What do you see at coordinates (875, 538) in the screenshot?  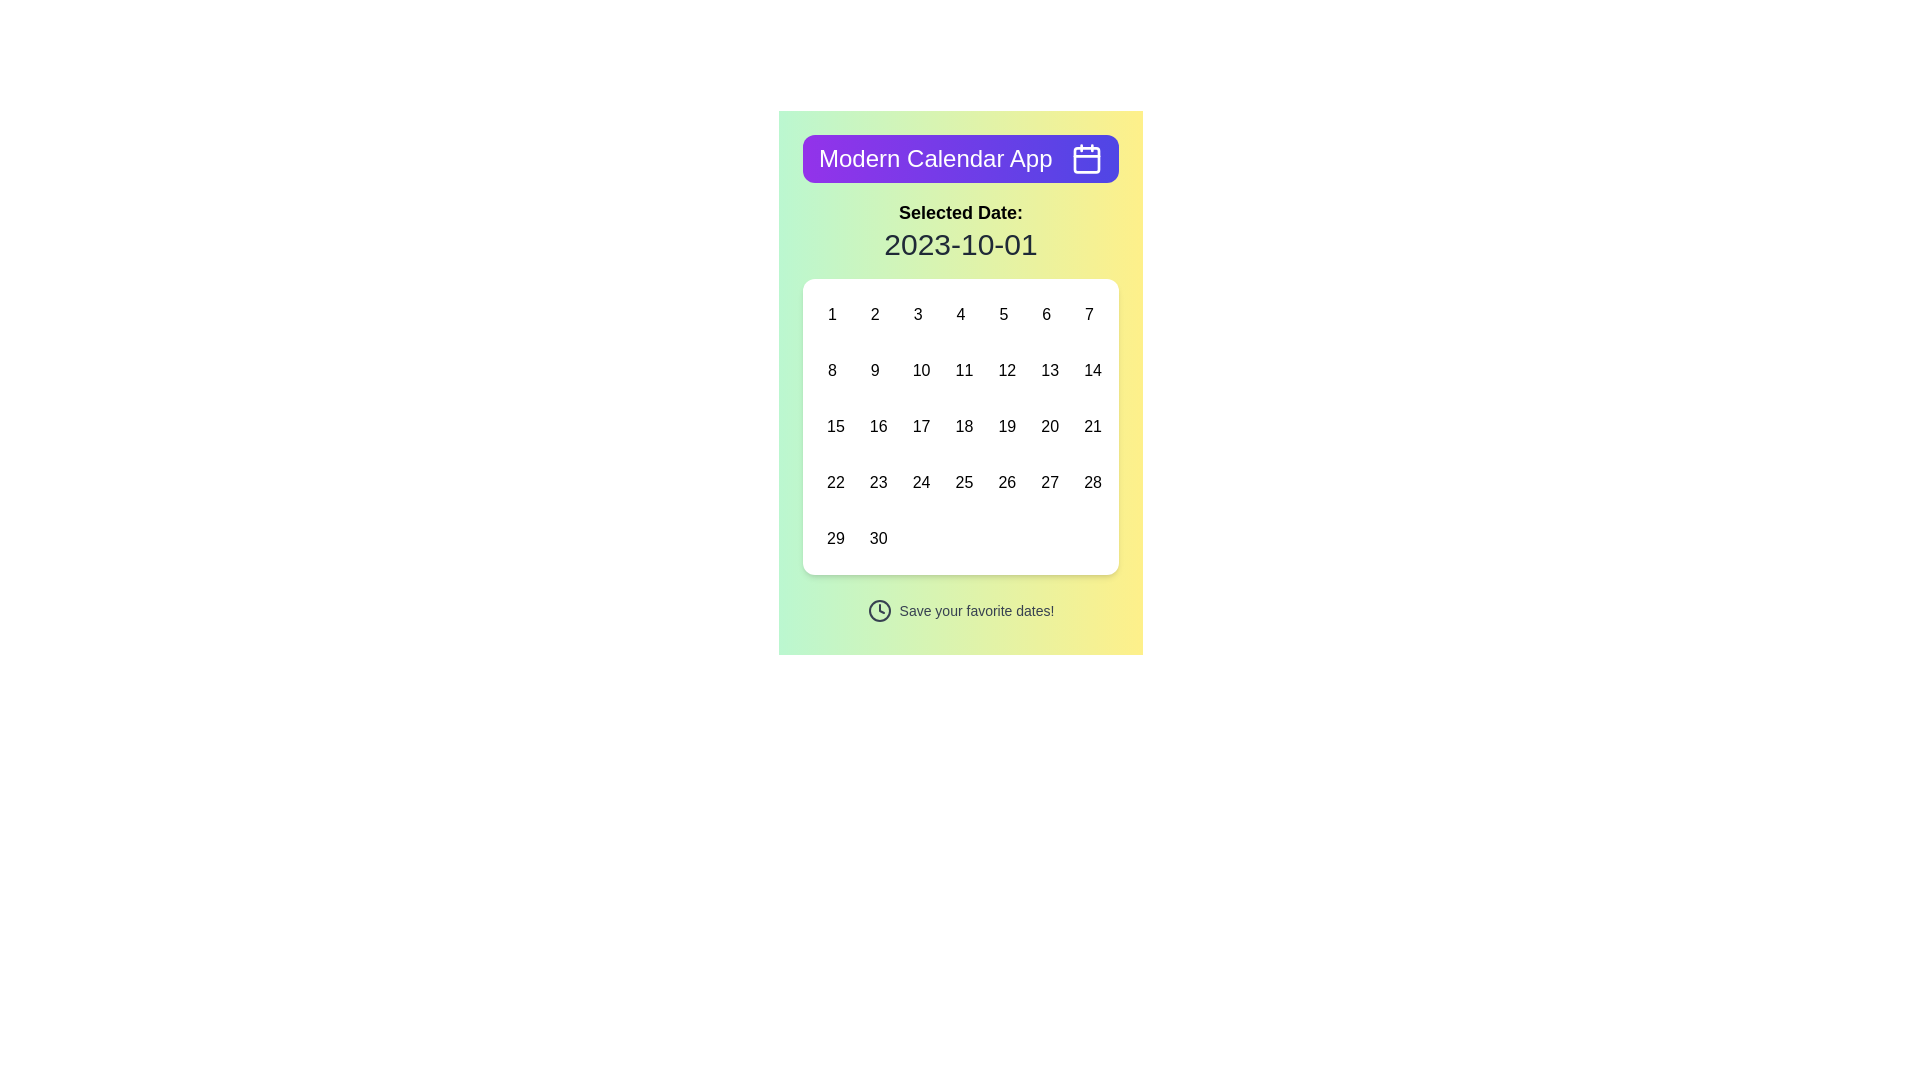 I see `the button representing the date '30' located in the bottom-right corner of the calendar grid` at bounding box center [875, 538].